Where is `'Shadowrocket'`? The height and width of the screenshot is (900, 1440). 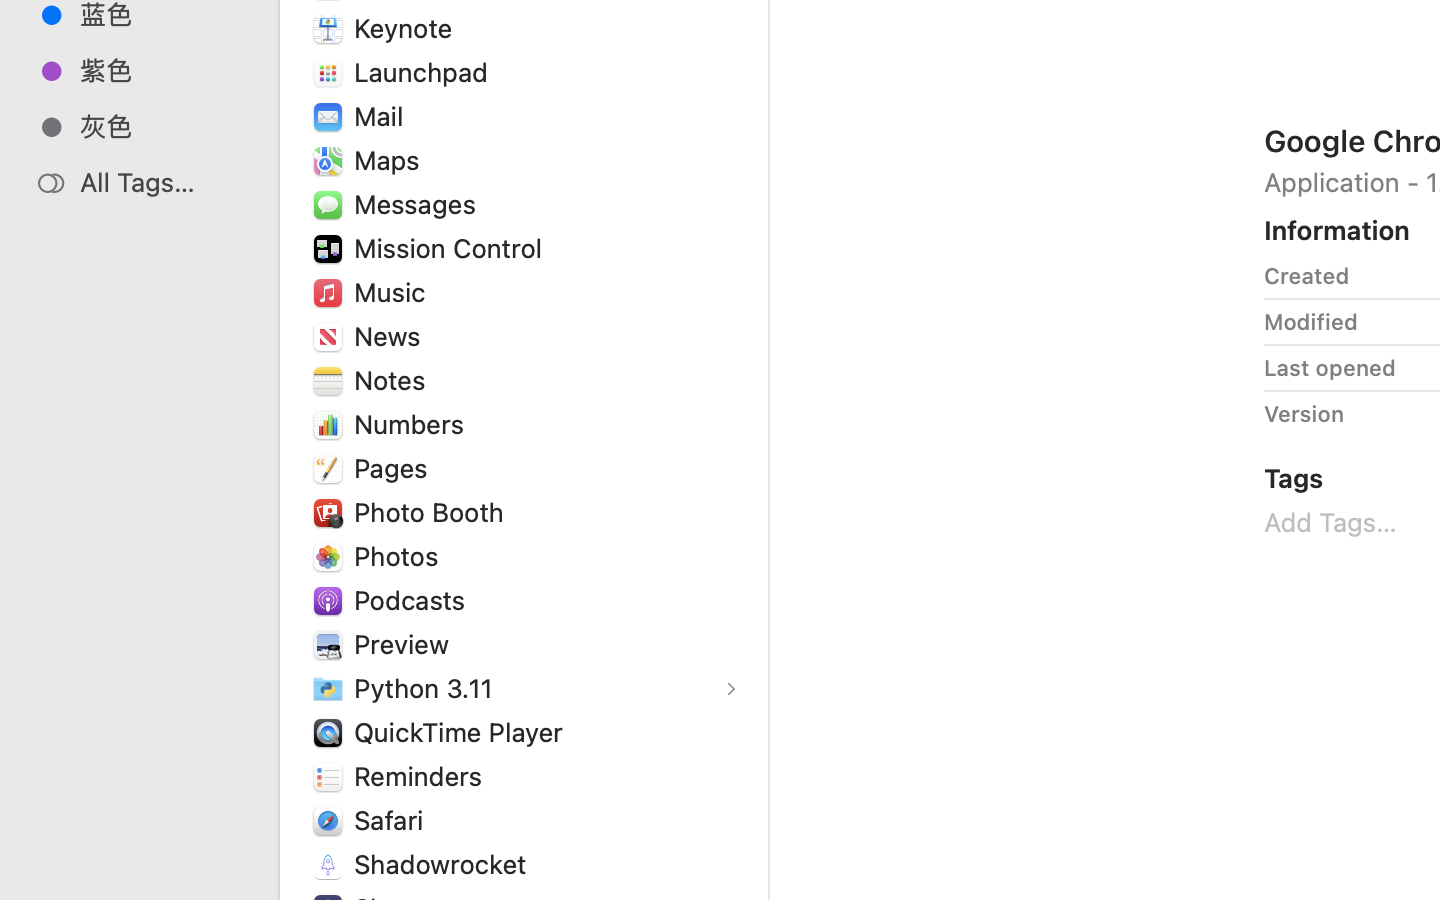 'Shadowrocket' is located at coordinates (444, 864).